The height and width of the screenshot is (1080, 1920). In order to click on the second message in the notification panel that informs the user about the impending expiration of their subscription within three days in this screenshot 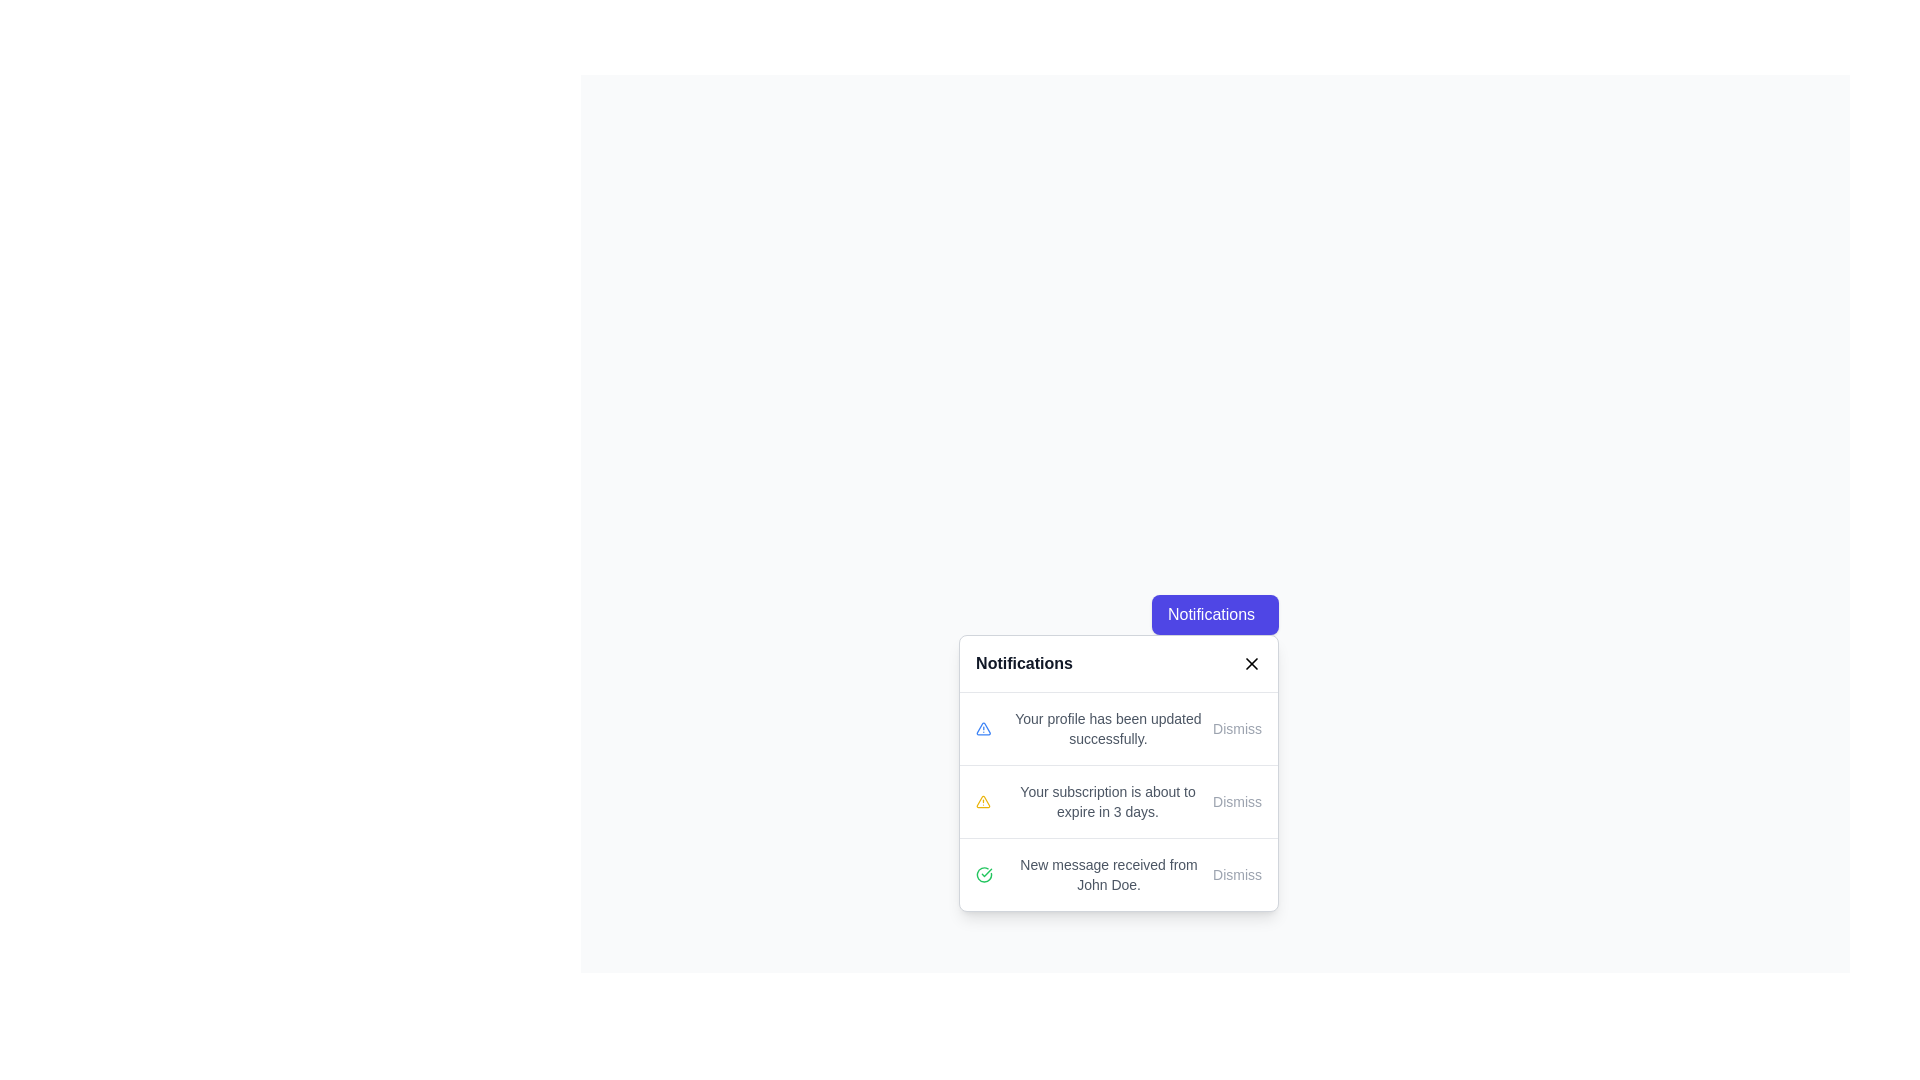, I will do `click(1107, 801)`.